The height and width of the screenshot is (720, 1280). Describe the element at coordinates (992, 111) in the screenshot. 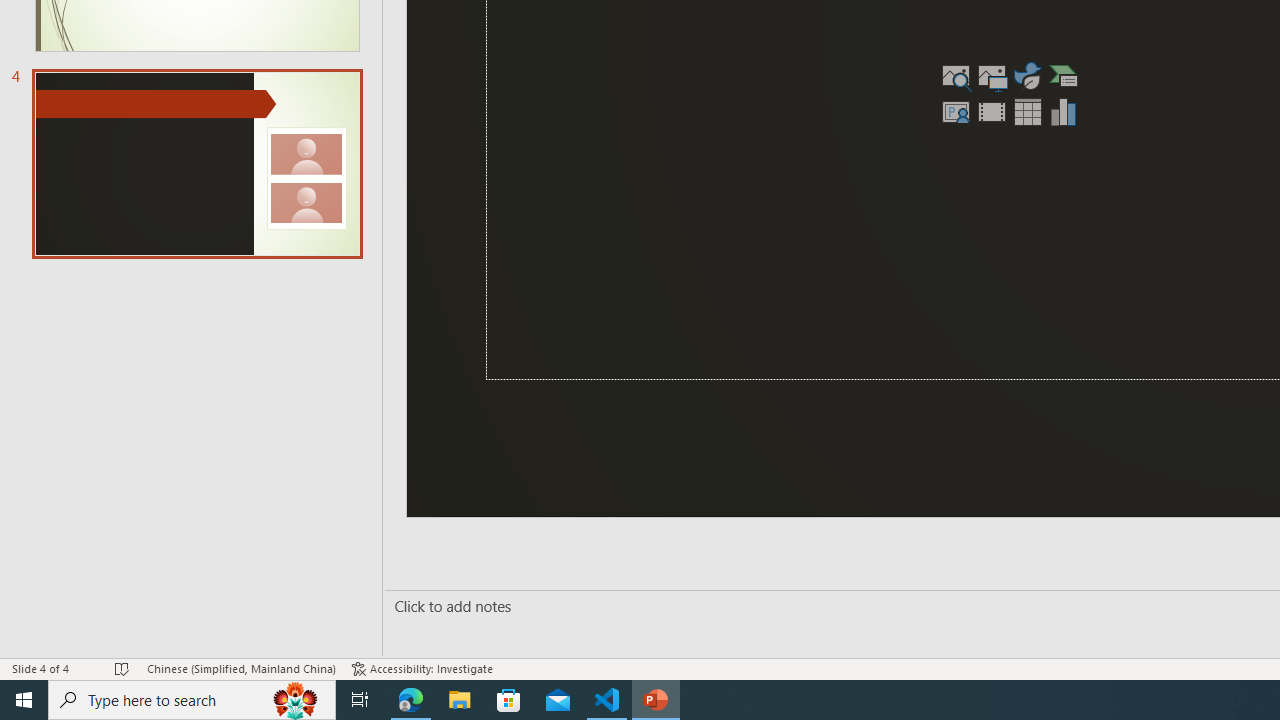

I see `'Insert Video'` at that location.